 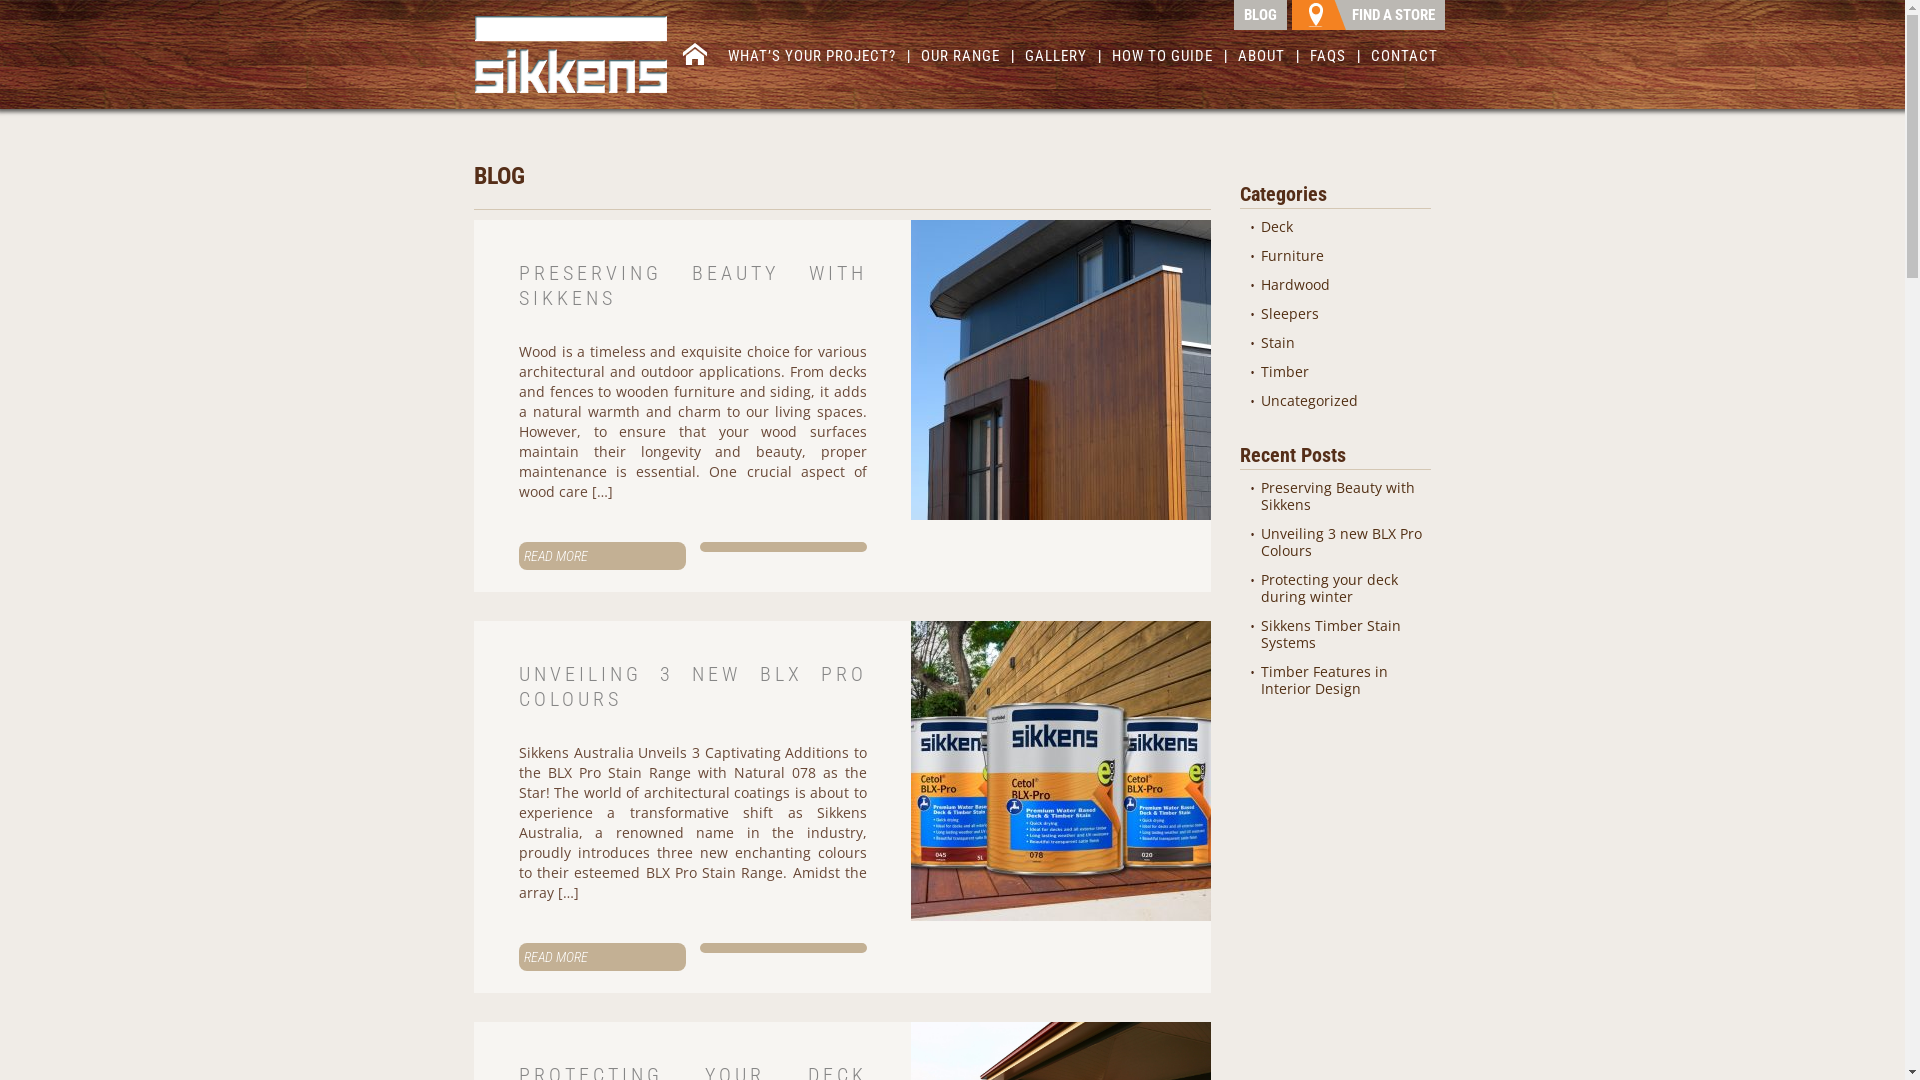 I want to click on 'HOW TO GUIDE', so click(x=1107, y=60).